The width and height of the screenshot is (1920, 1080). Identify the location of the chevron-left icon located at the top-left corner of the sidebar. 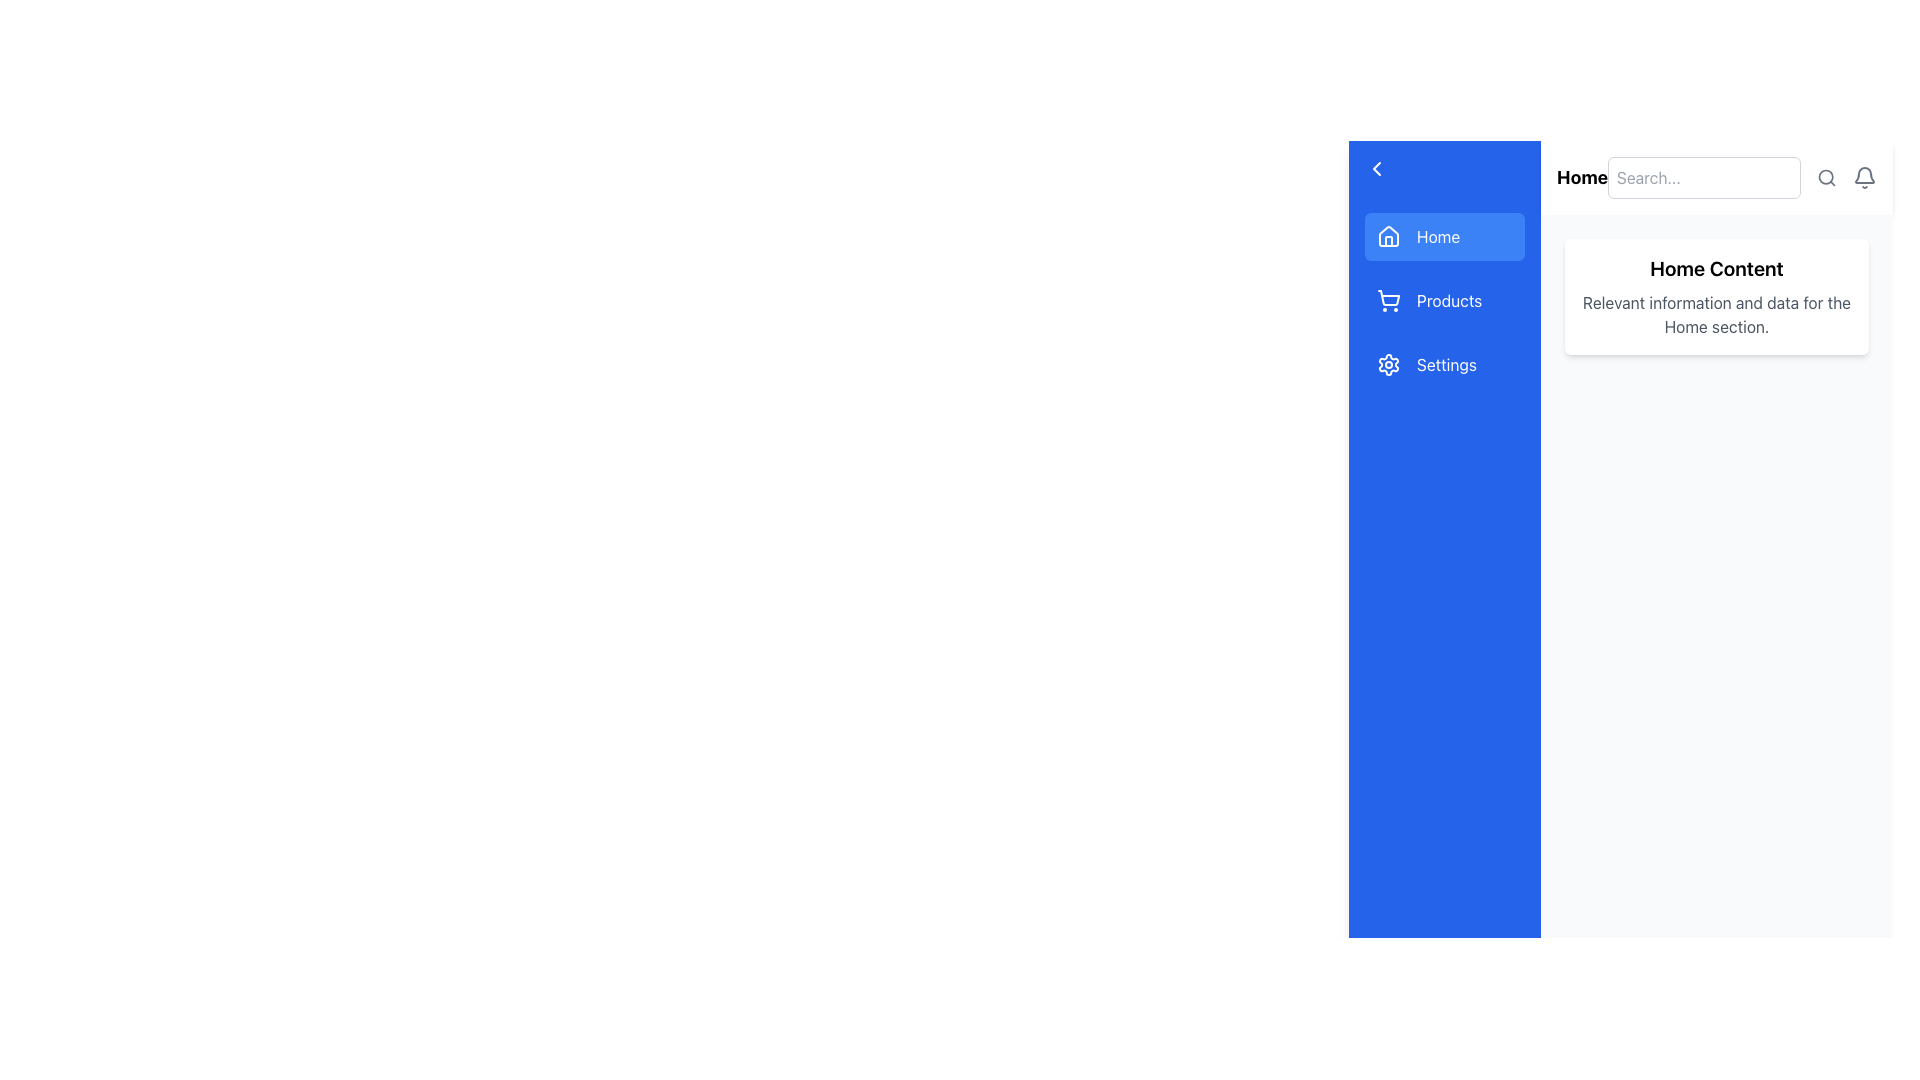
(1376, 168).